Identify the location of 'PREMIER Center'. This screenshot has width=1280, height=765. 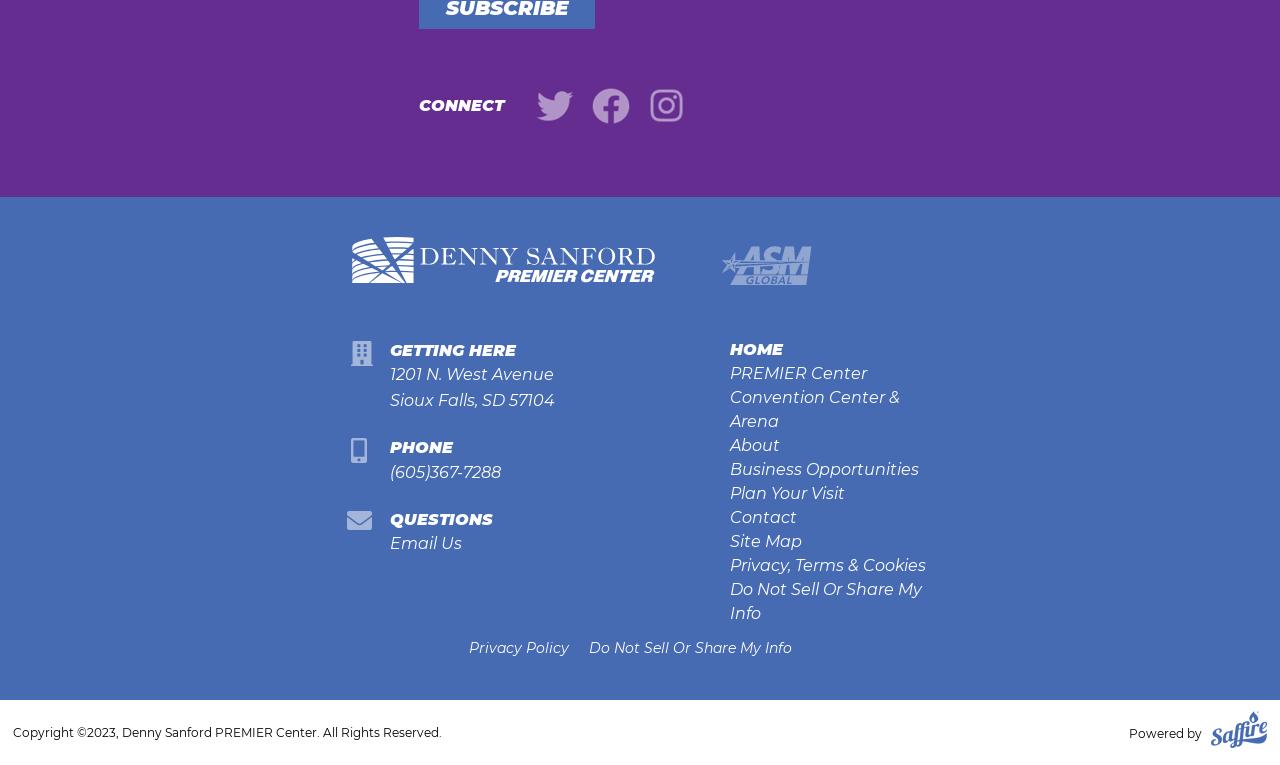
(796, 372).